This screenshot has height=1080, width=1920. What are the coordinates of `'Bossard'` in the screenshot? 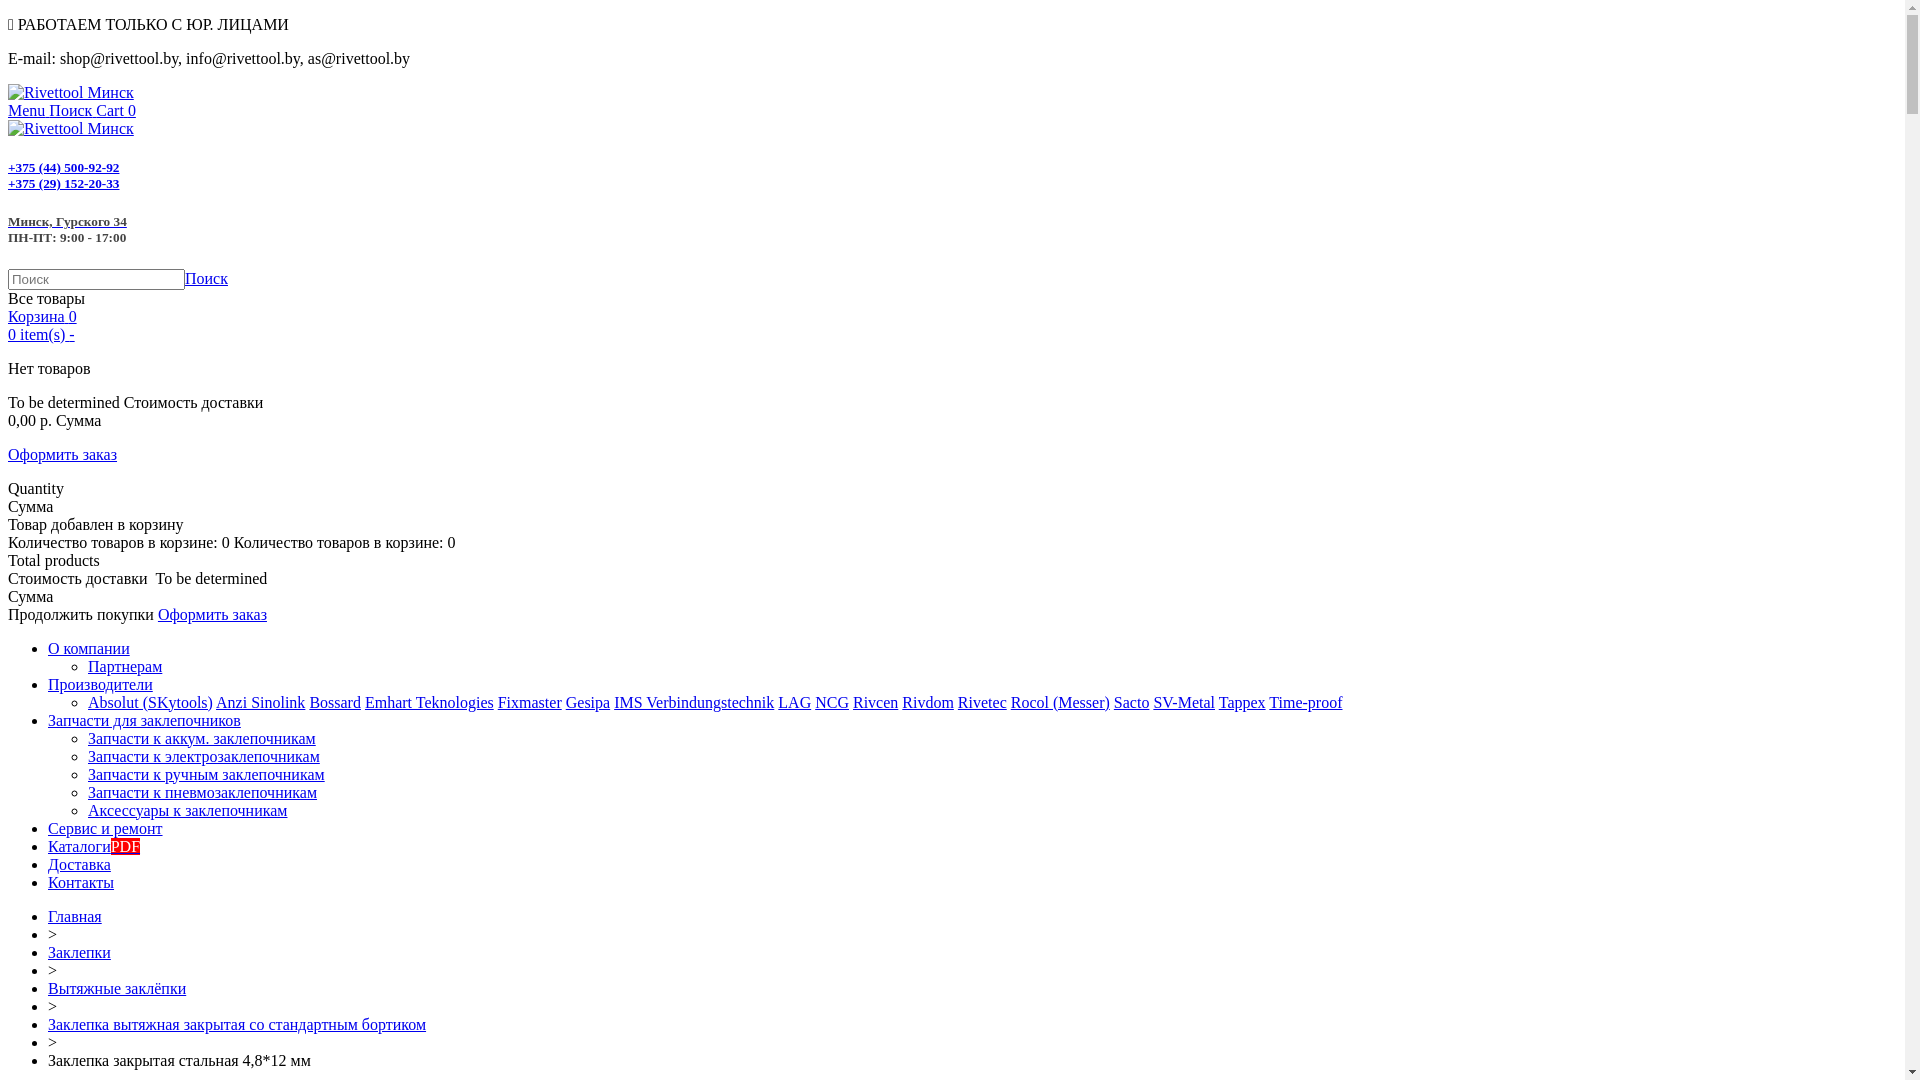 It's located at (335, 701).